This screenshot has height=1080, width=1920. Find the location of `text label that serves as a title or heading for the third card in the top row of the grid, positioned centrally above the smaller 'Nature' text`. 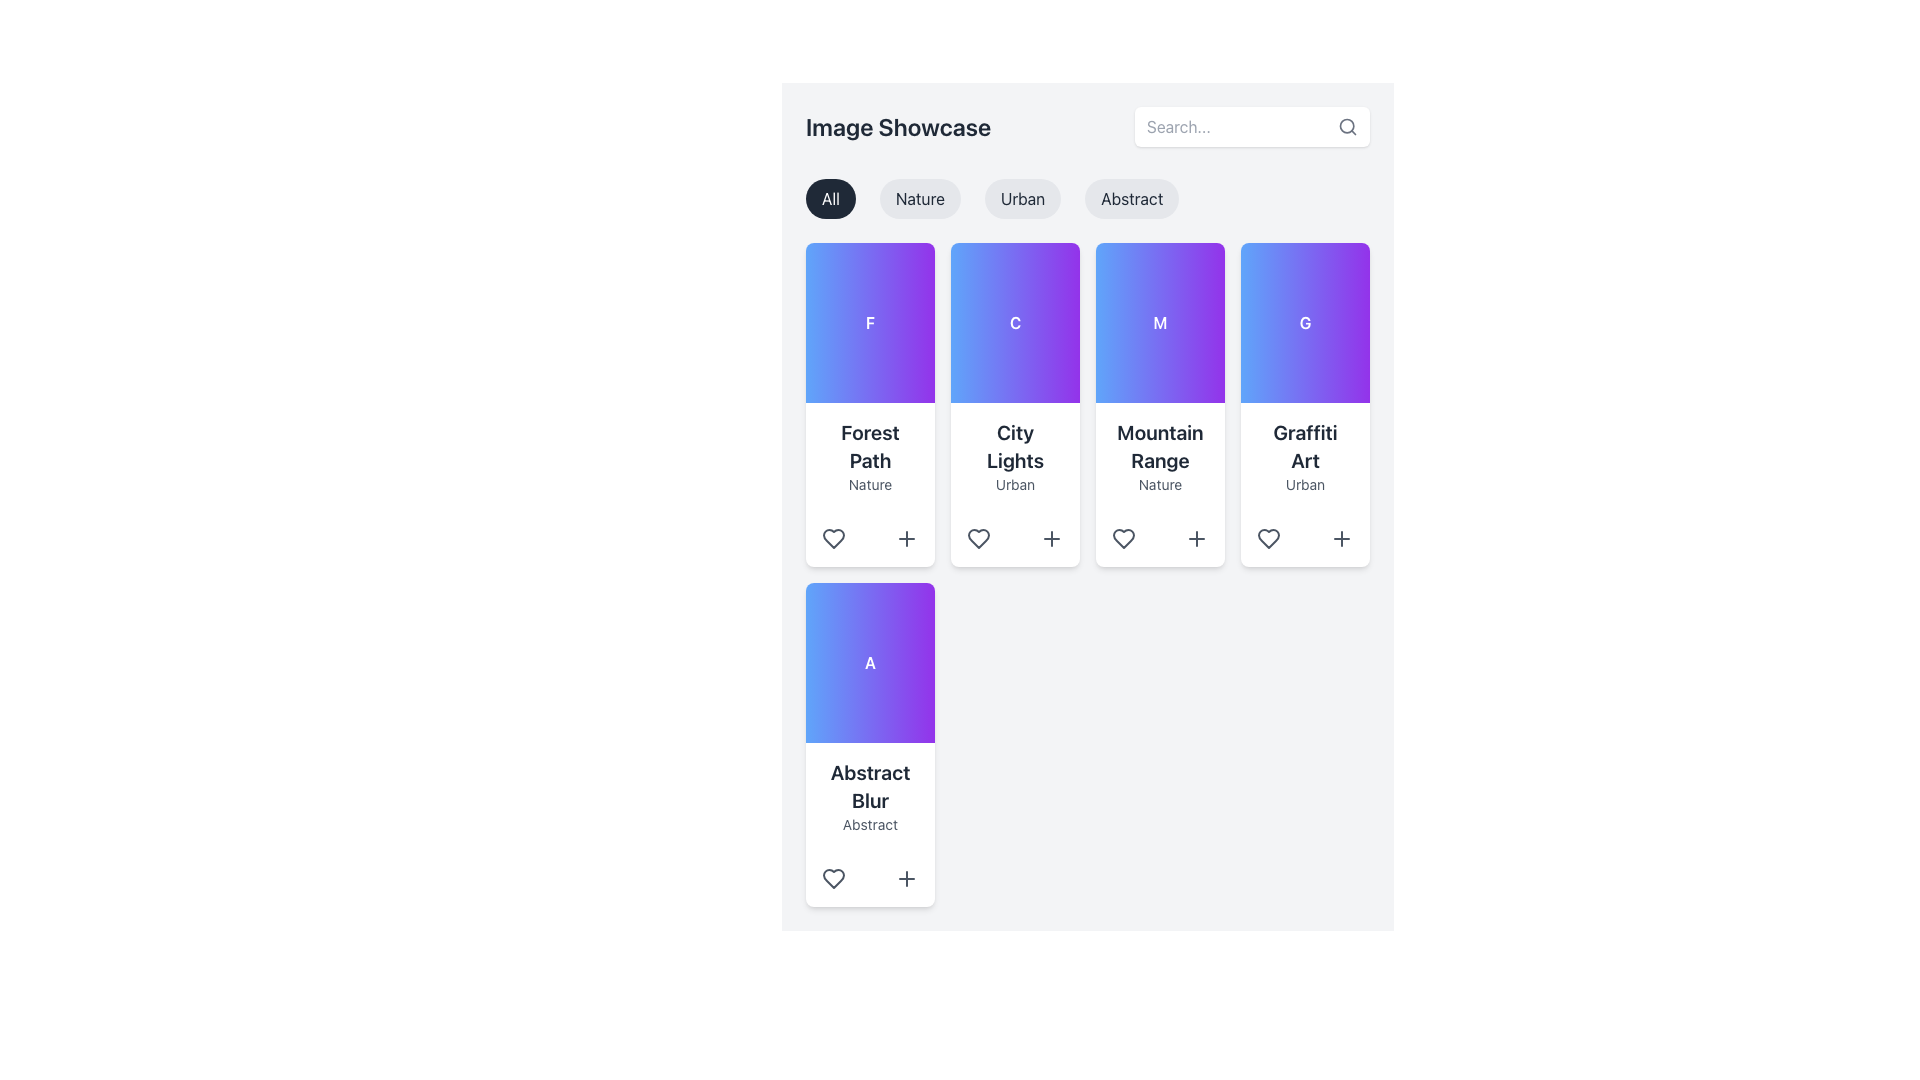

text label that serves as a title or heading for the third card in the top row of the grid, positioned centrally above the smaller 'Nature' text is located at coordinates (1160, 446).